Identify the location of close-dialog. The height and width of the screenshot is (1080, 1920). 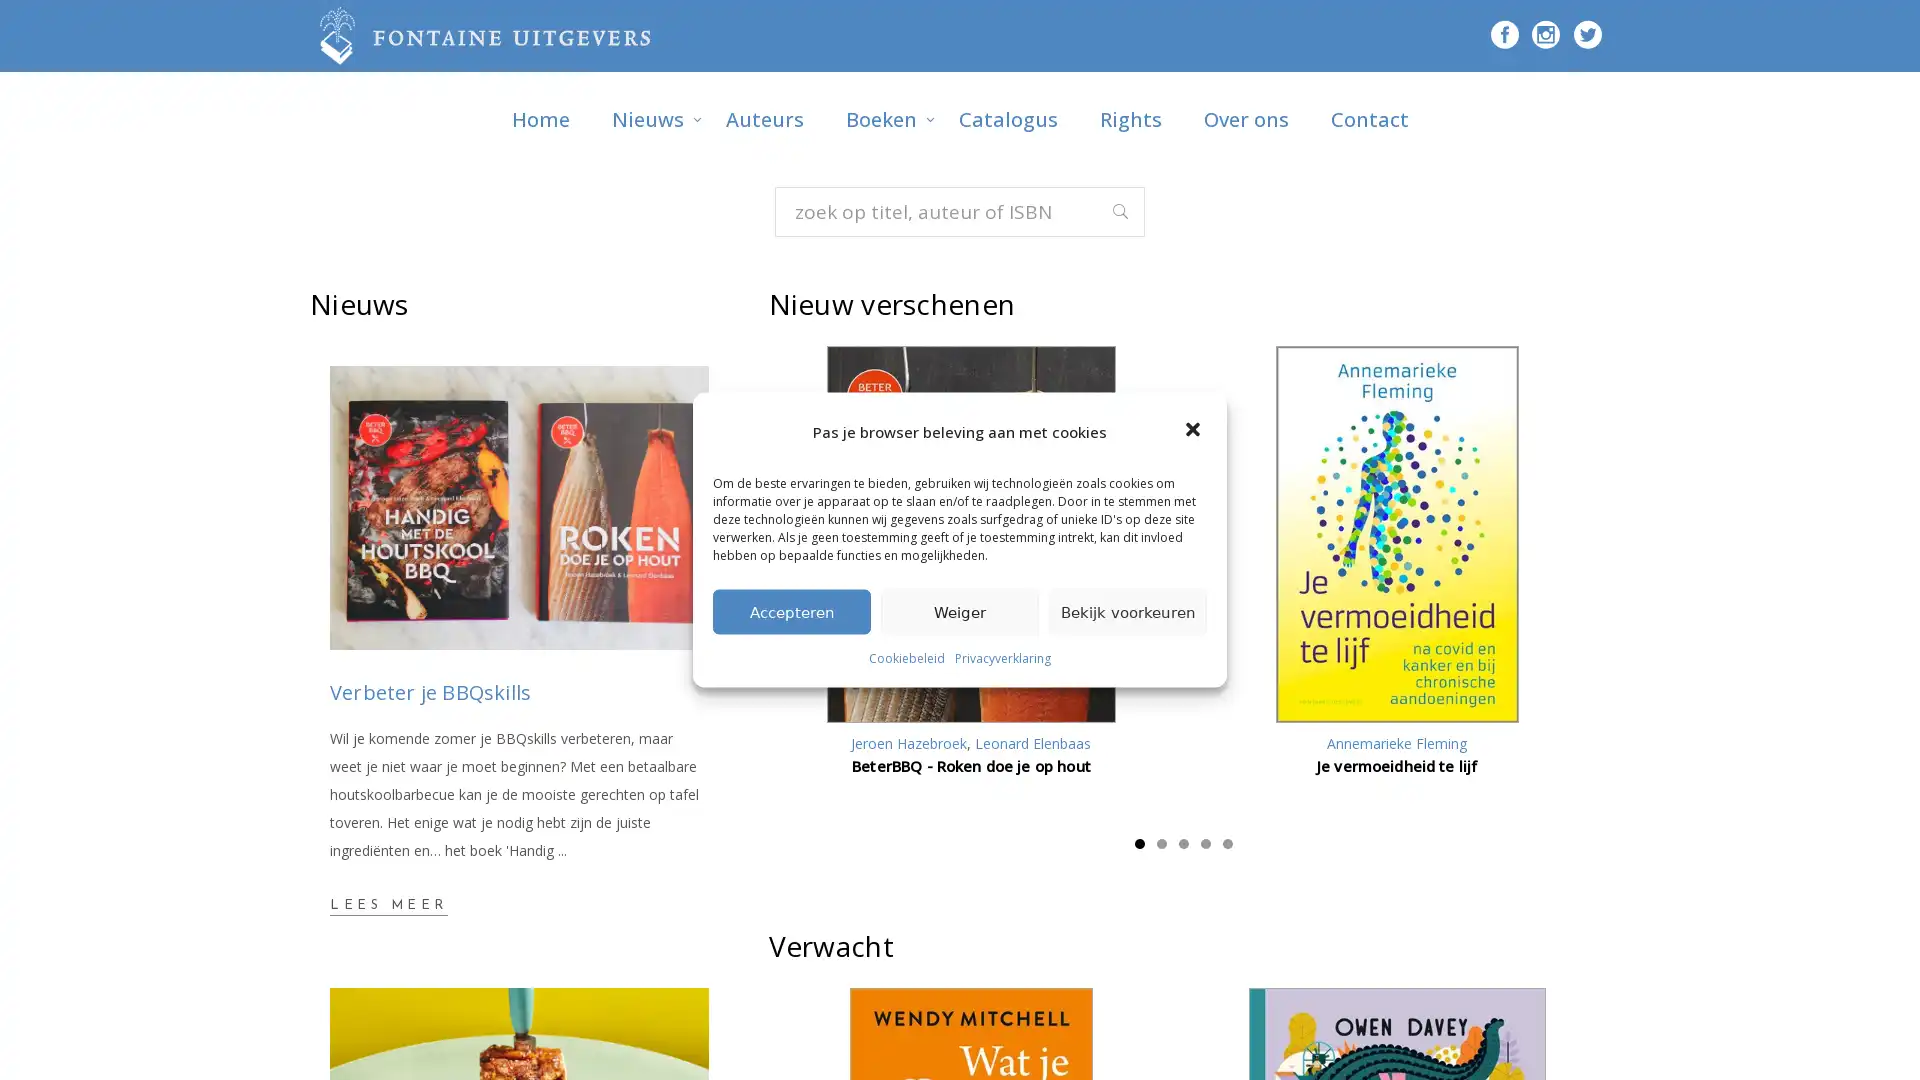
(1195, 430).